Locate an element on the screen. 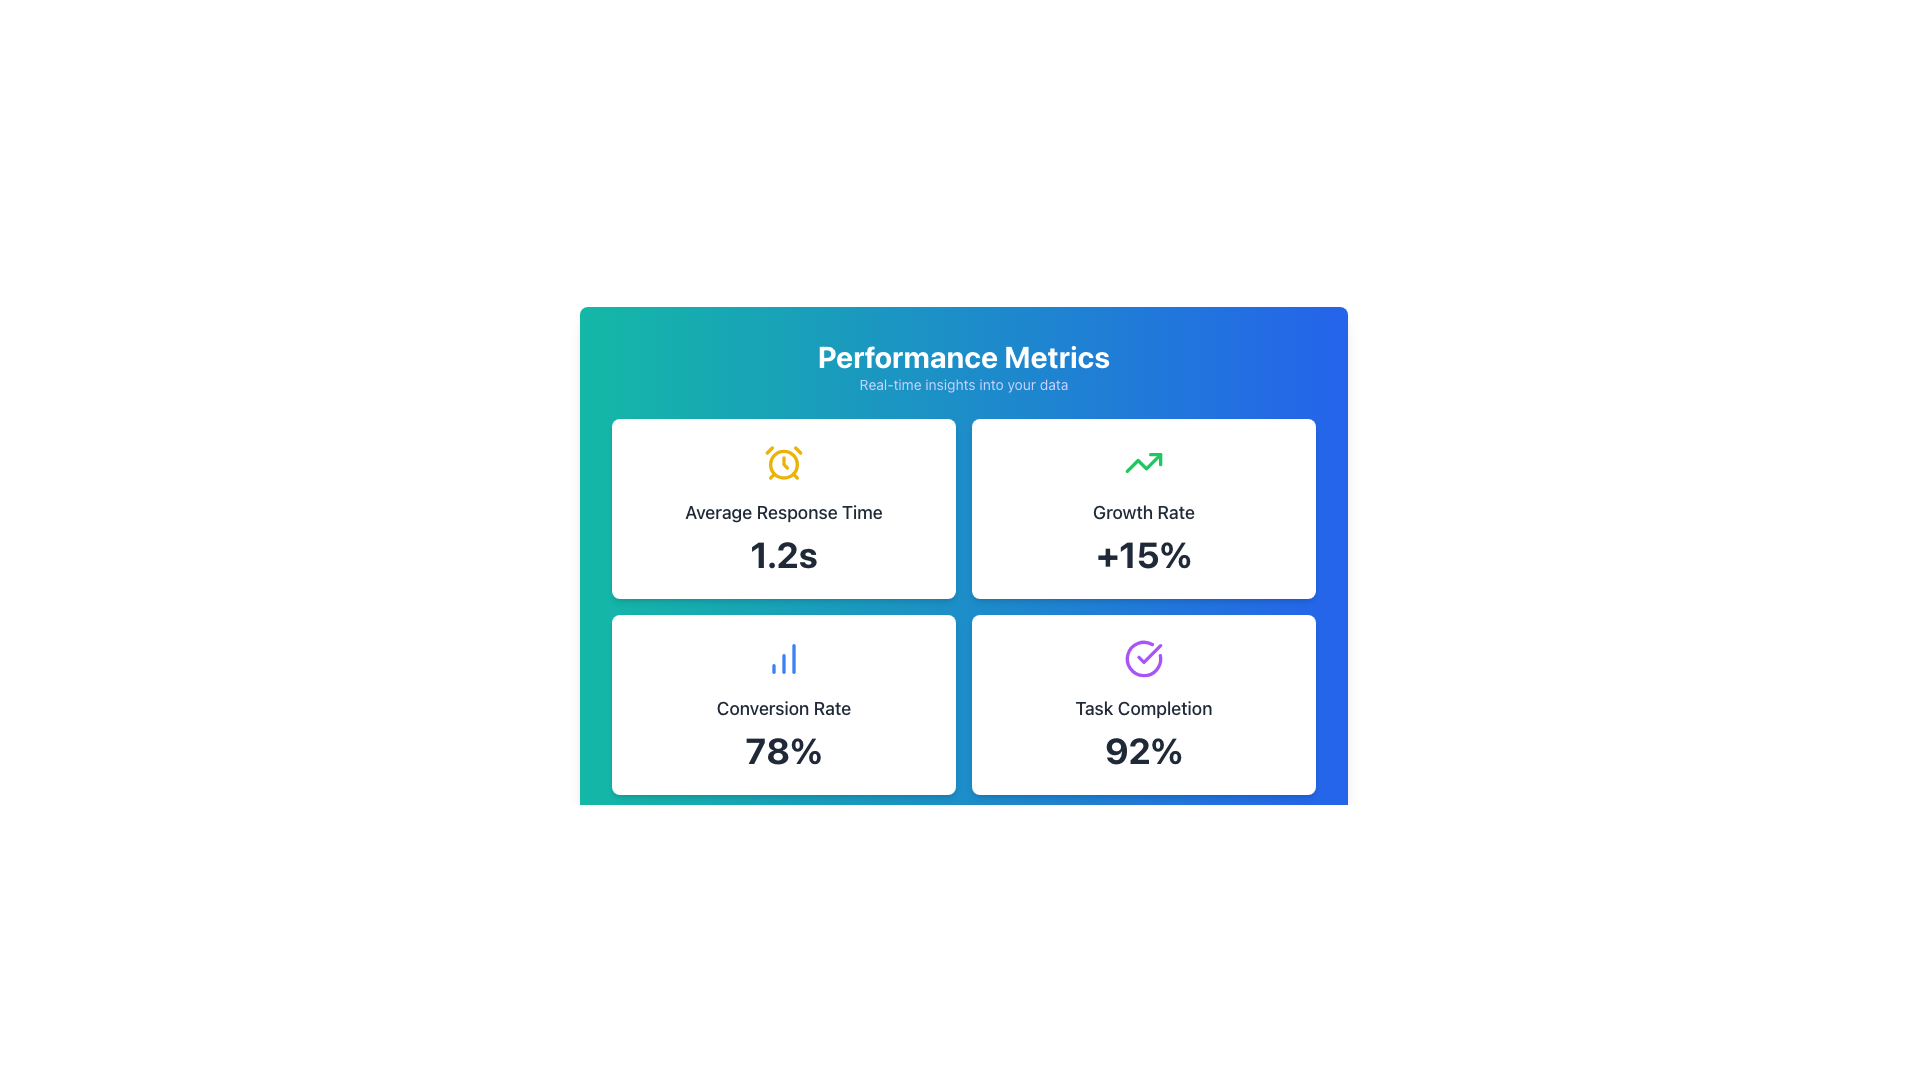 The height and width of the screenshot is (1080, 1920). success Icon located at the top-center of the 'Task Completion' card in the lower-right quadrant of the dashboard for information is located at coordinates (1143, 659).